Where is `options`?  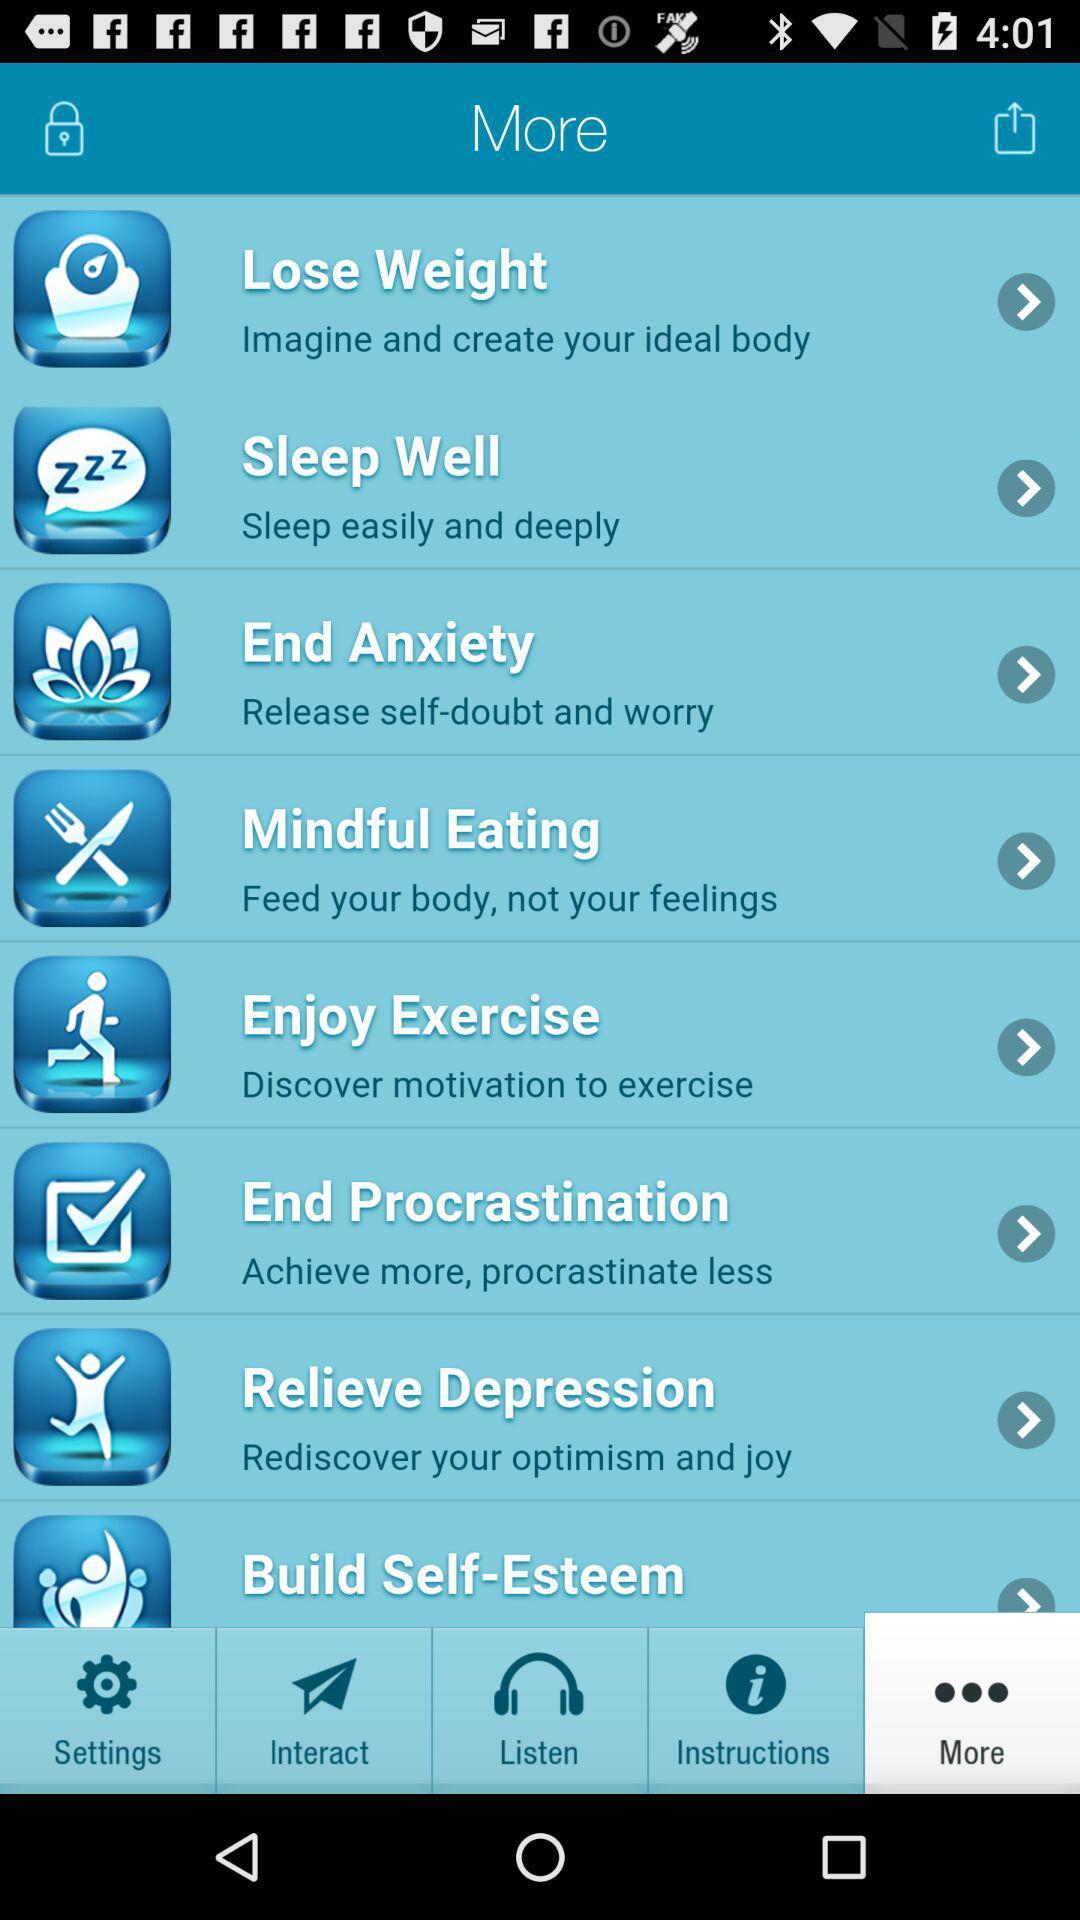
options is located at coordinates (108, 1701).